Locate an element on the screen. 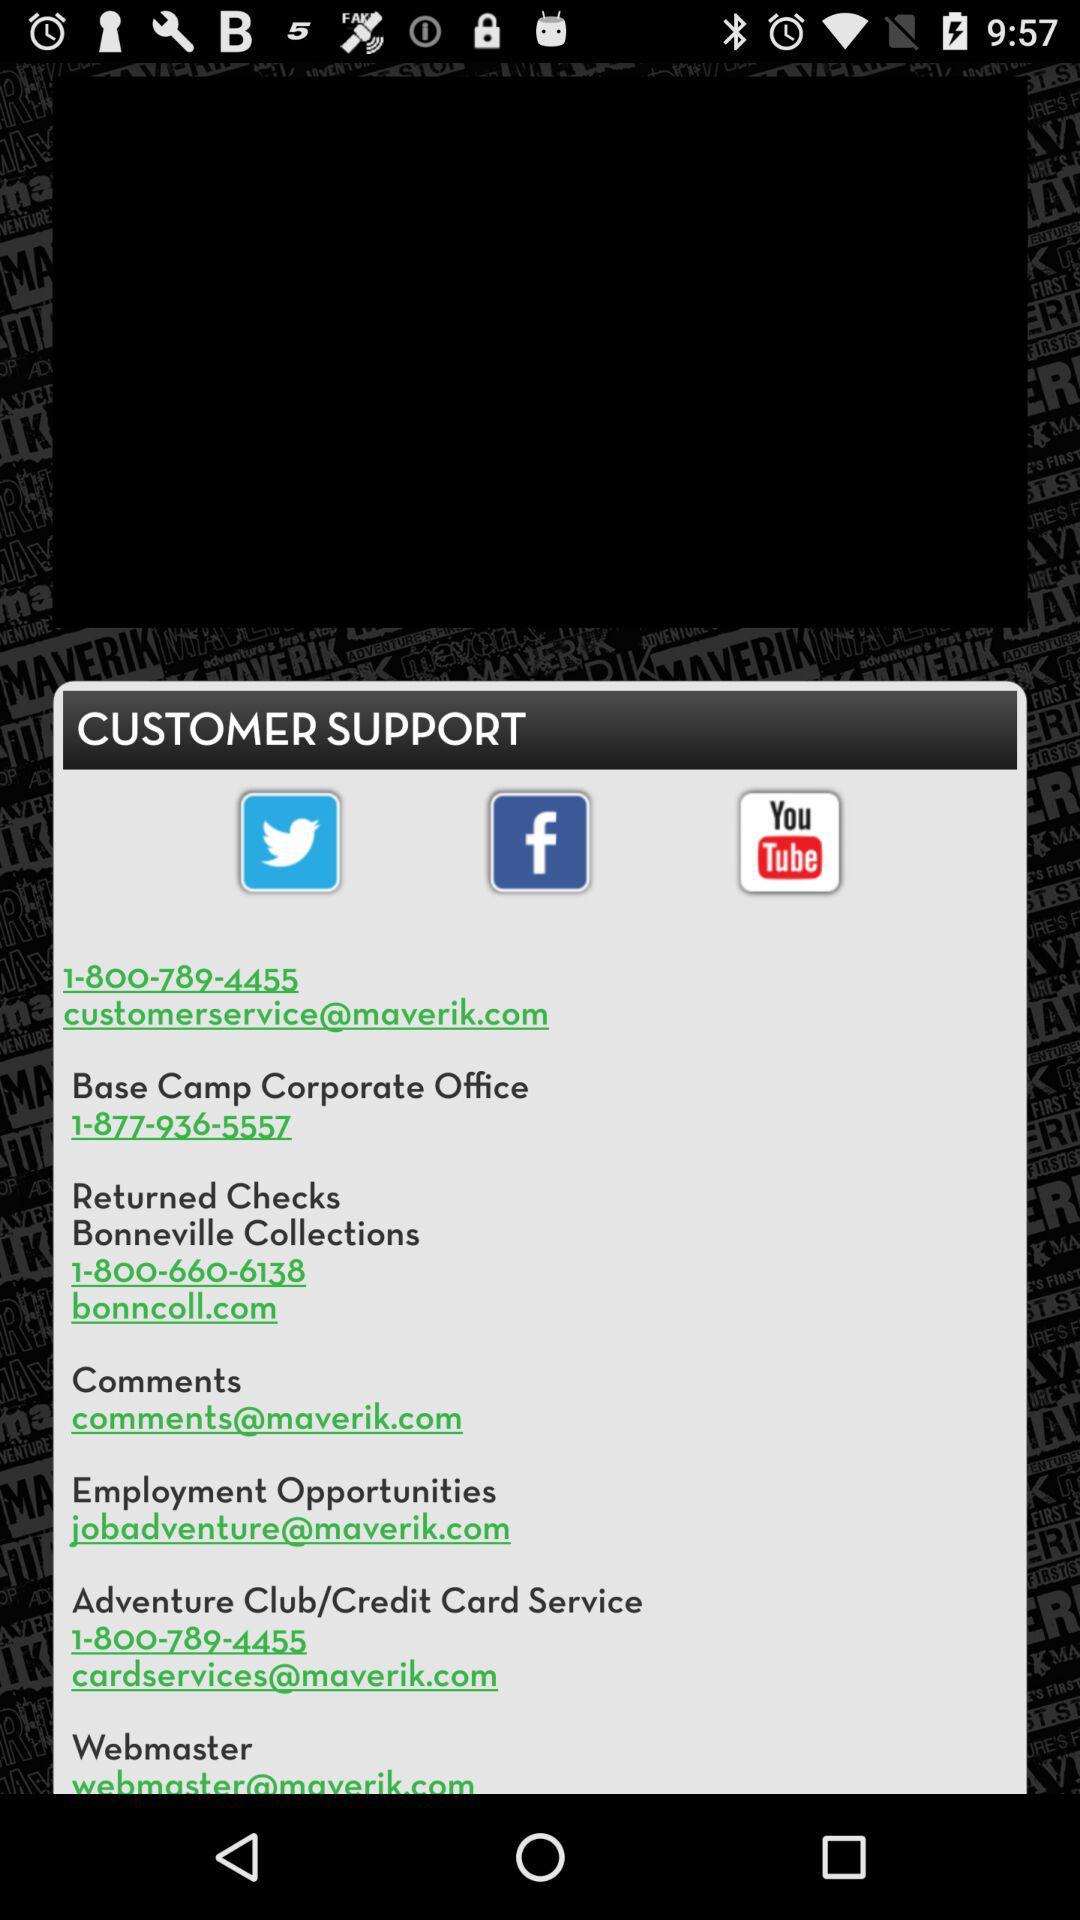 This screenshot has width=1080, height=1920. you tube selection option is located at coordinates (788, 842).